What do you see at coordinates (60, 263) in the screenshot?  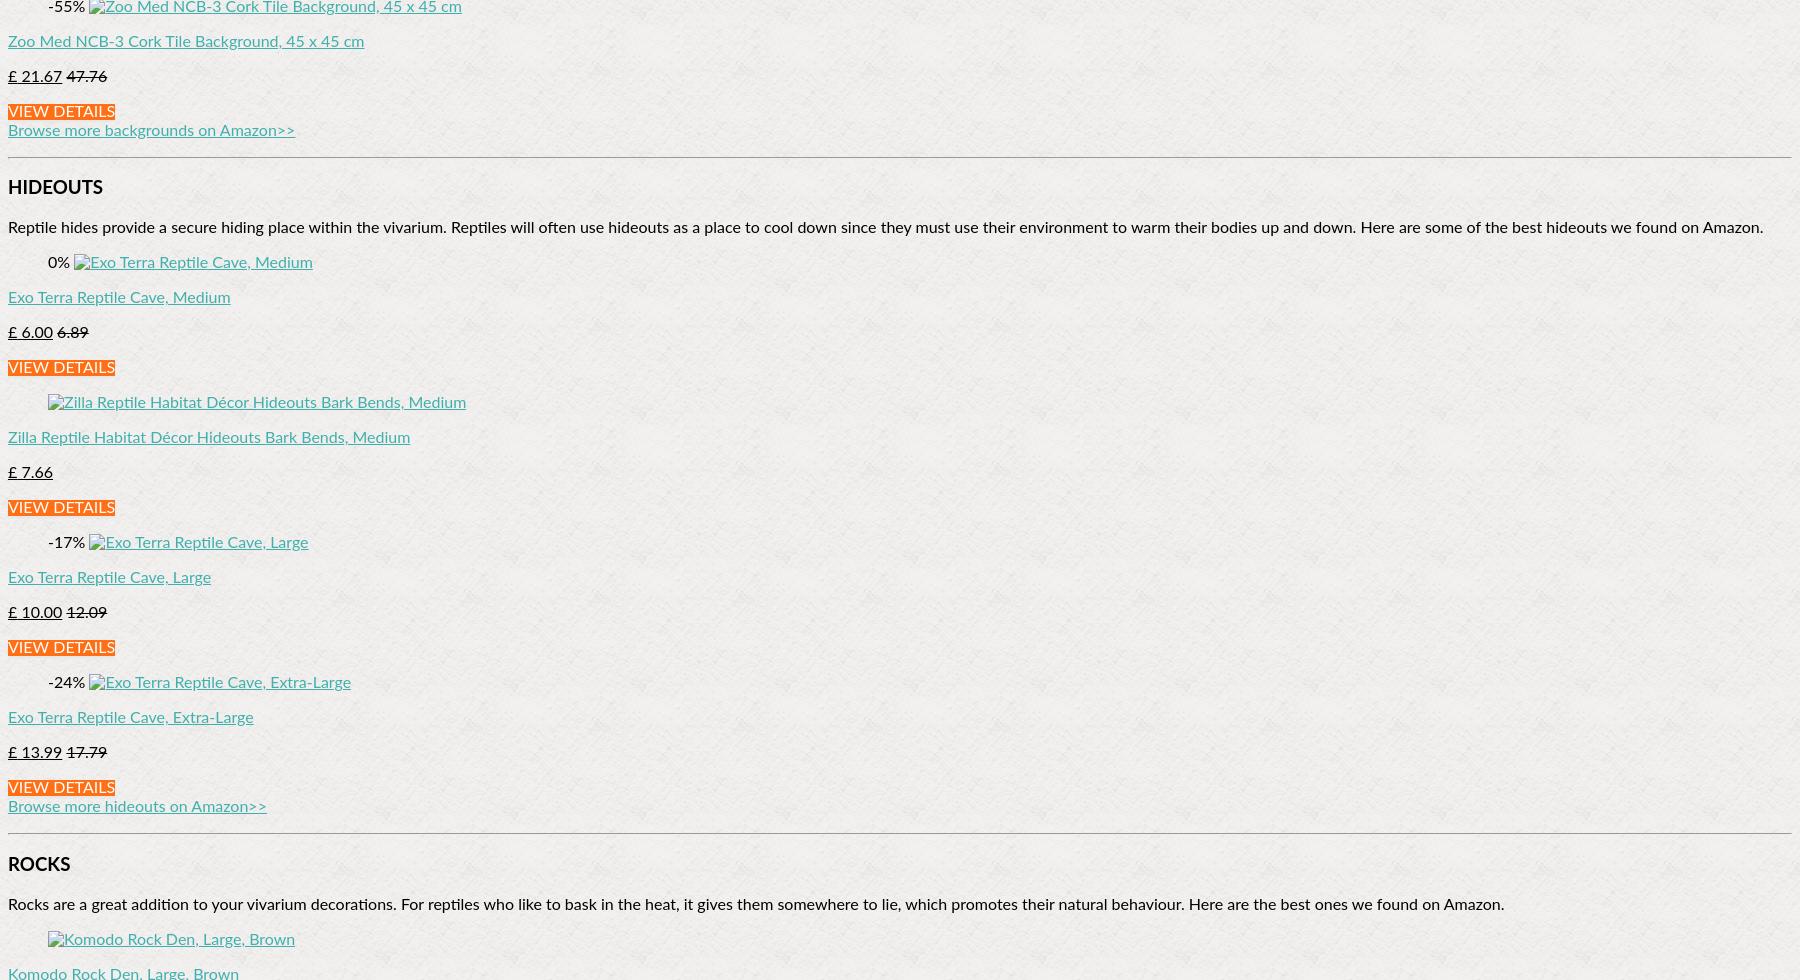 I see `'0%'` at bounding box center [60, 263].